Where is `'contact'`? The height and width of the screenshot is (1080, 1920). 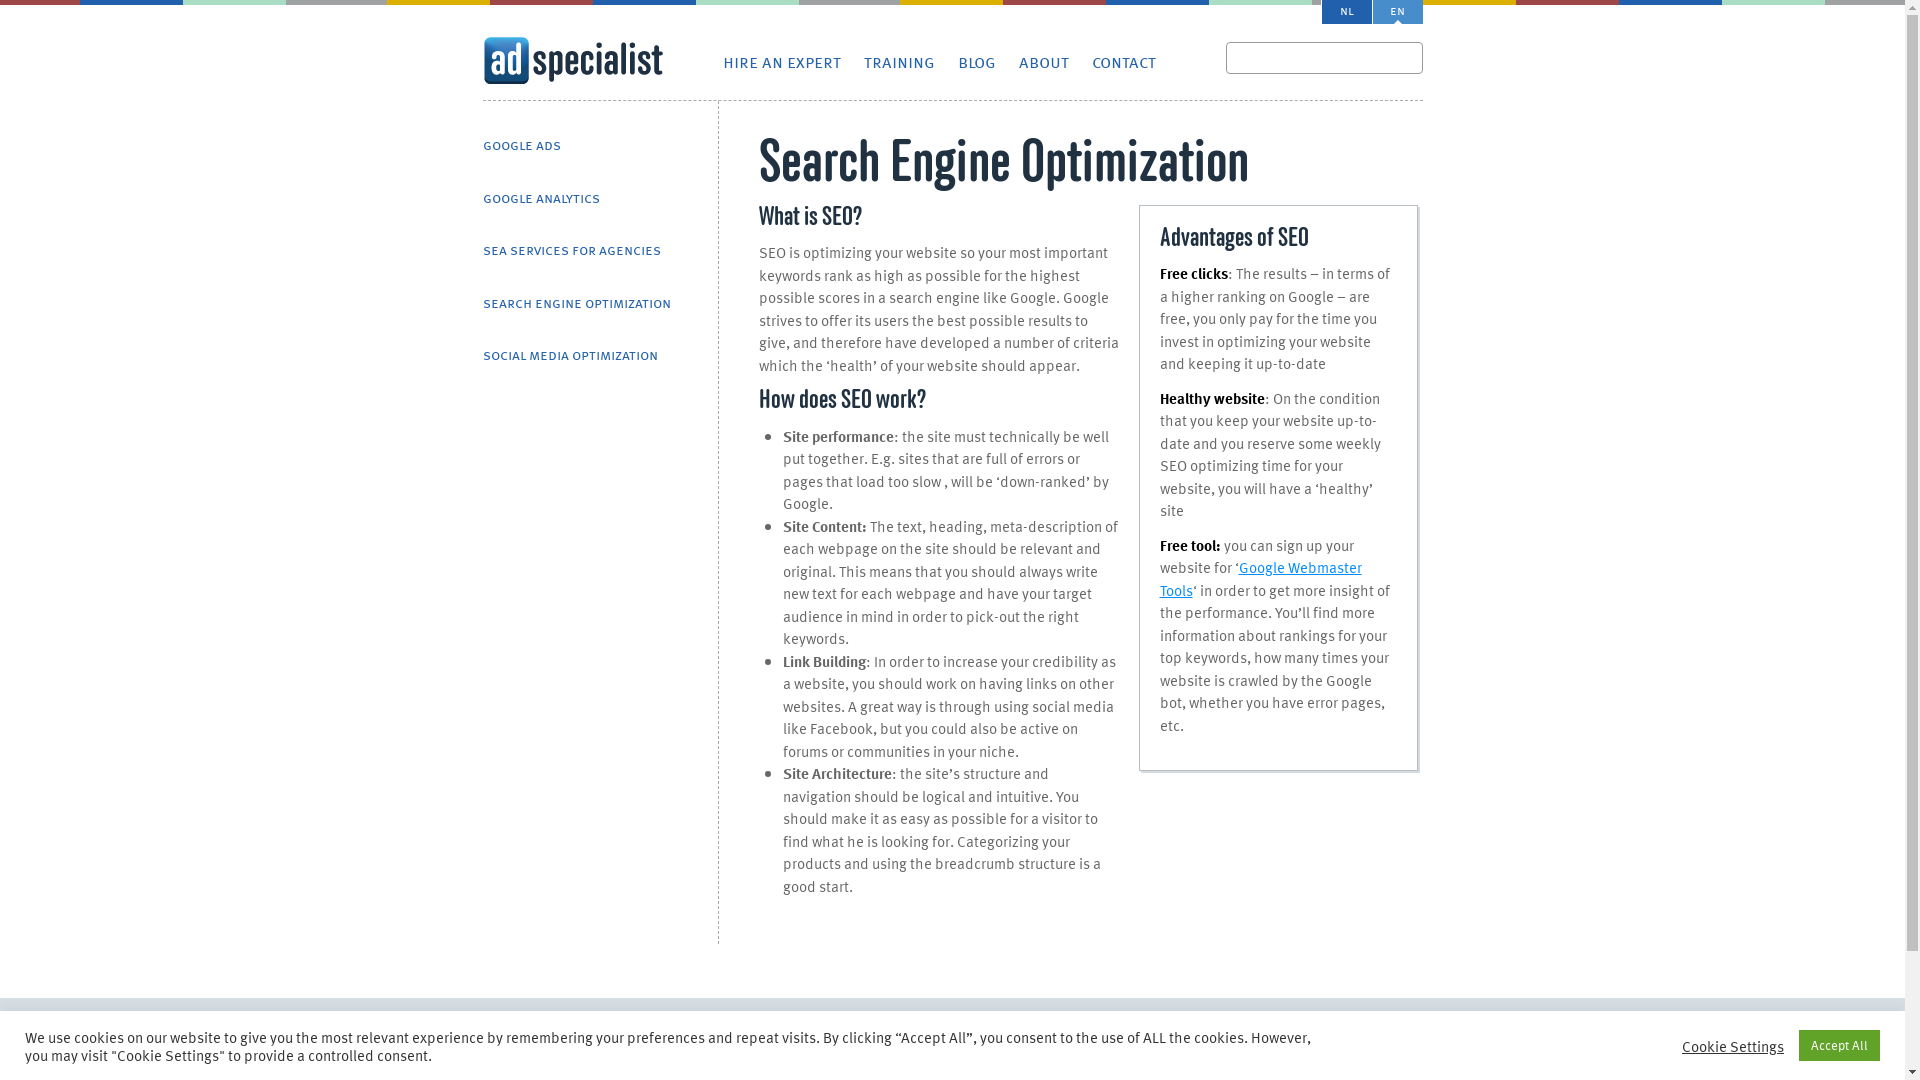 'contact' is located at coordinates (1123, 61).